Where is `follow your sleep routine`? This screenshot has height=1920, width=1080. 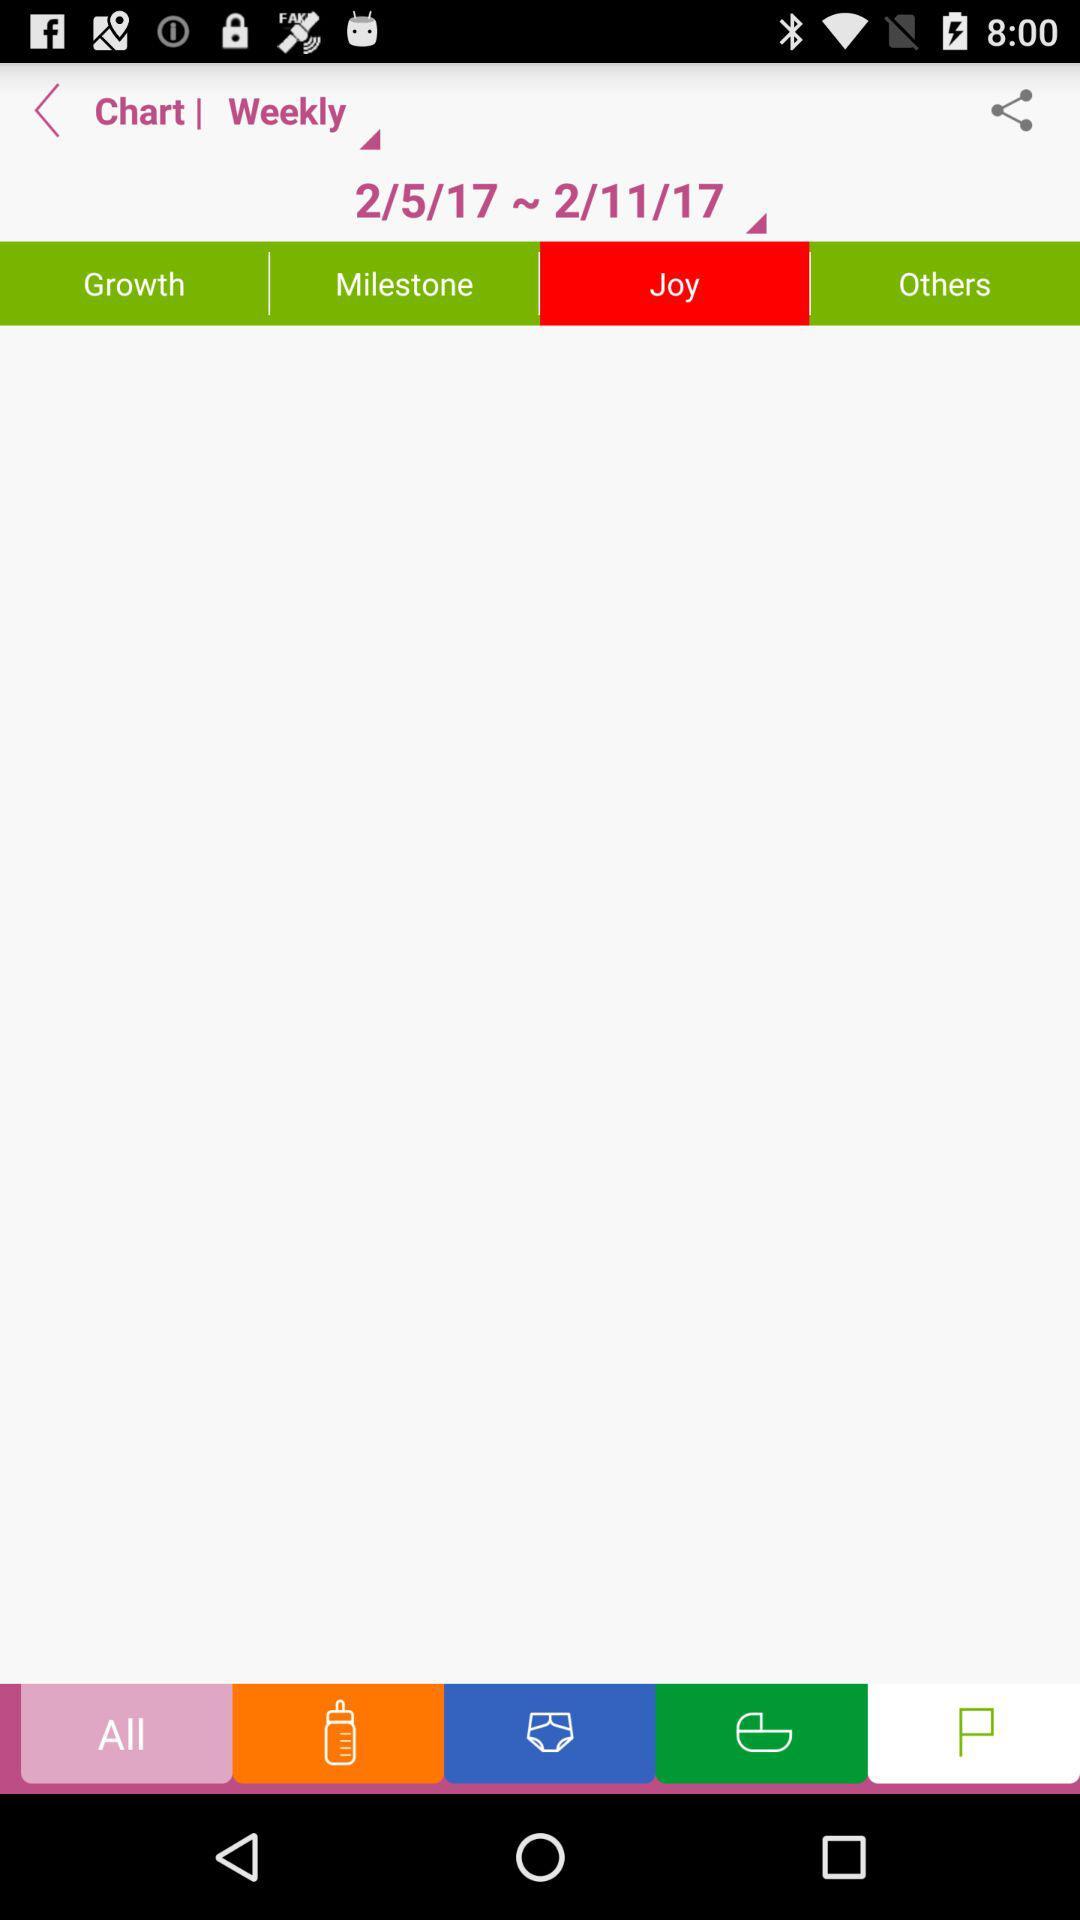
follow your sleep routine is located at coordinates (761, 1737).